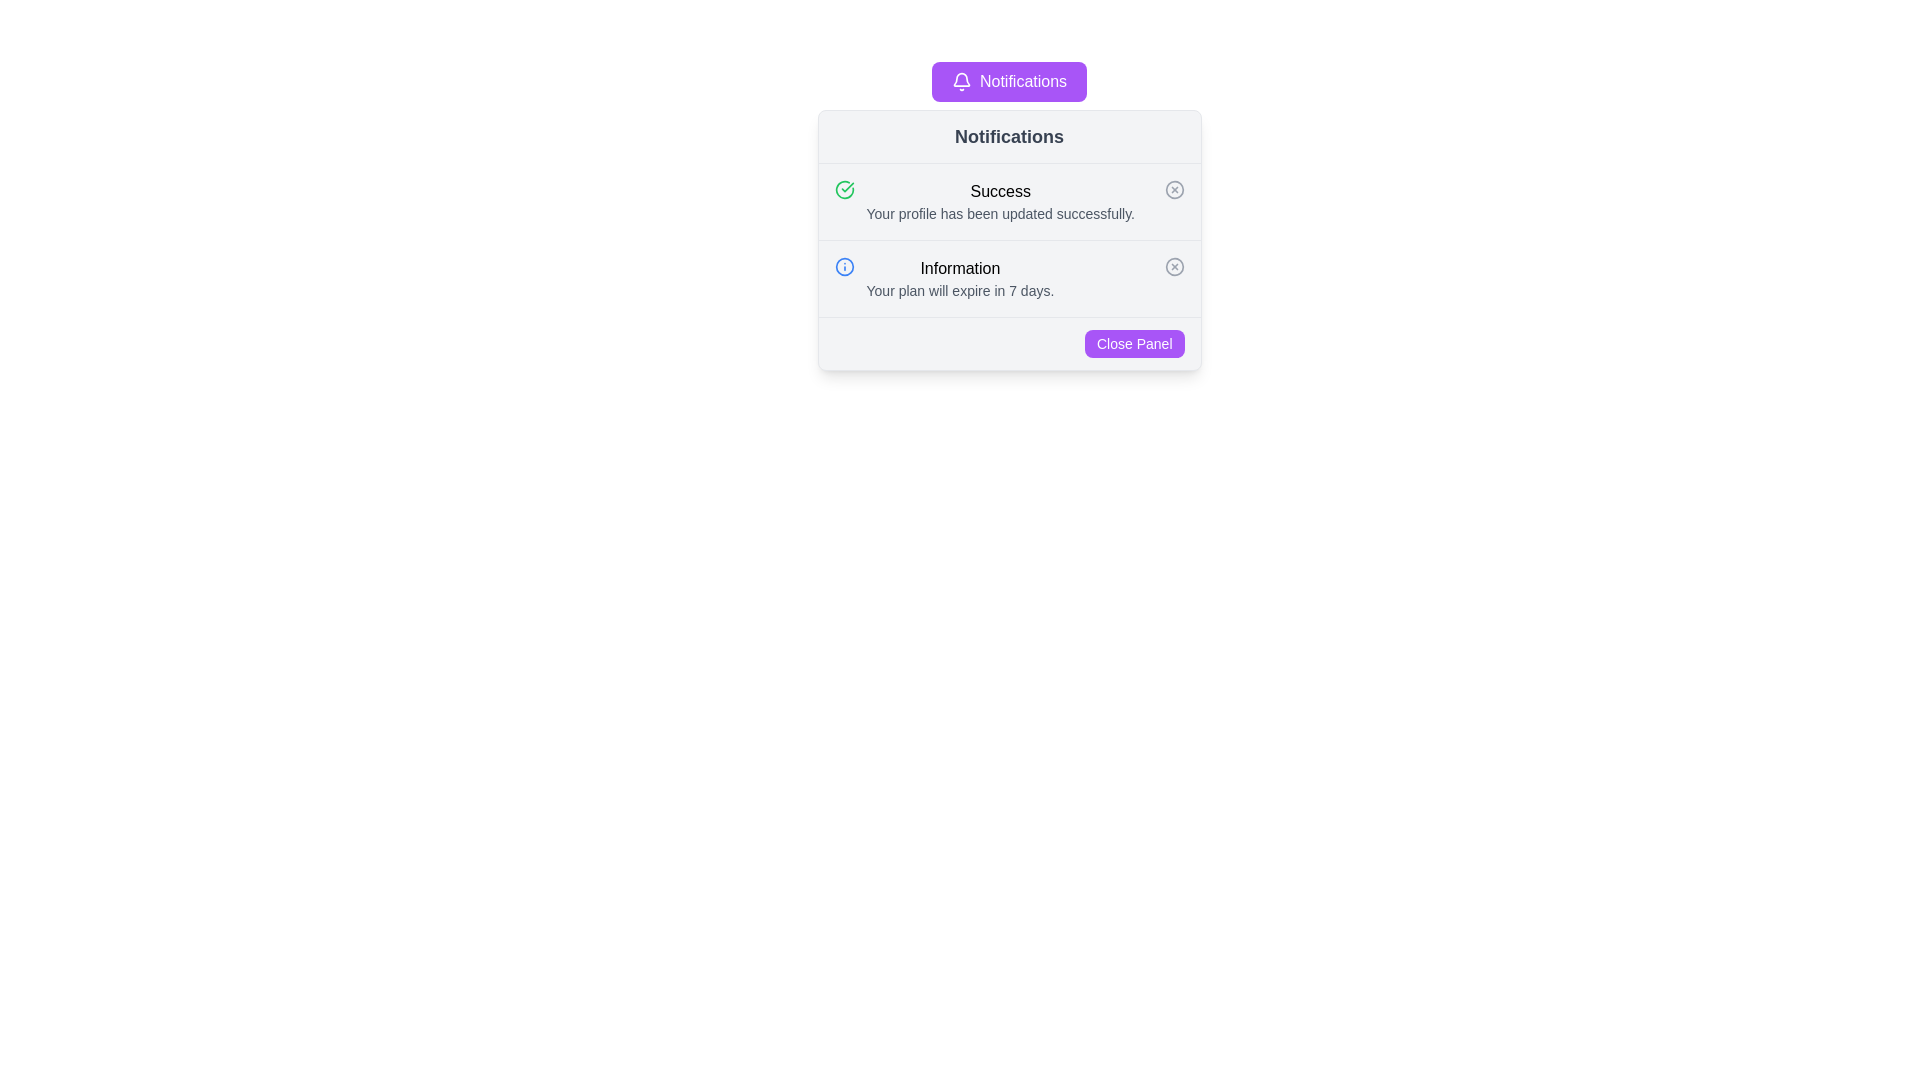 This screenshot has width=1920, height=1080. I want to click on the SVG Circle Element in the second row of the notification panel, located to the right of the 'Information' text and icon, which serves as a close action icon, so click(1174, 265).